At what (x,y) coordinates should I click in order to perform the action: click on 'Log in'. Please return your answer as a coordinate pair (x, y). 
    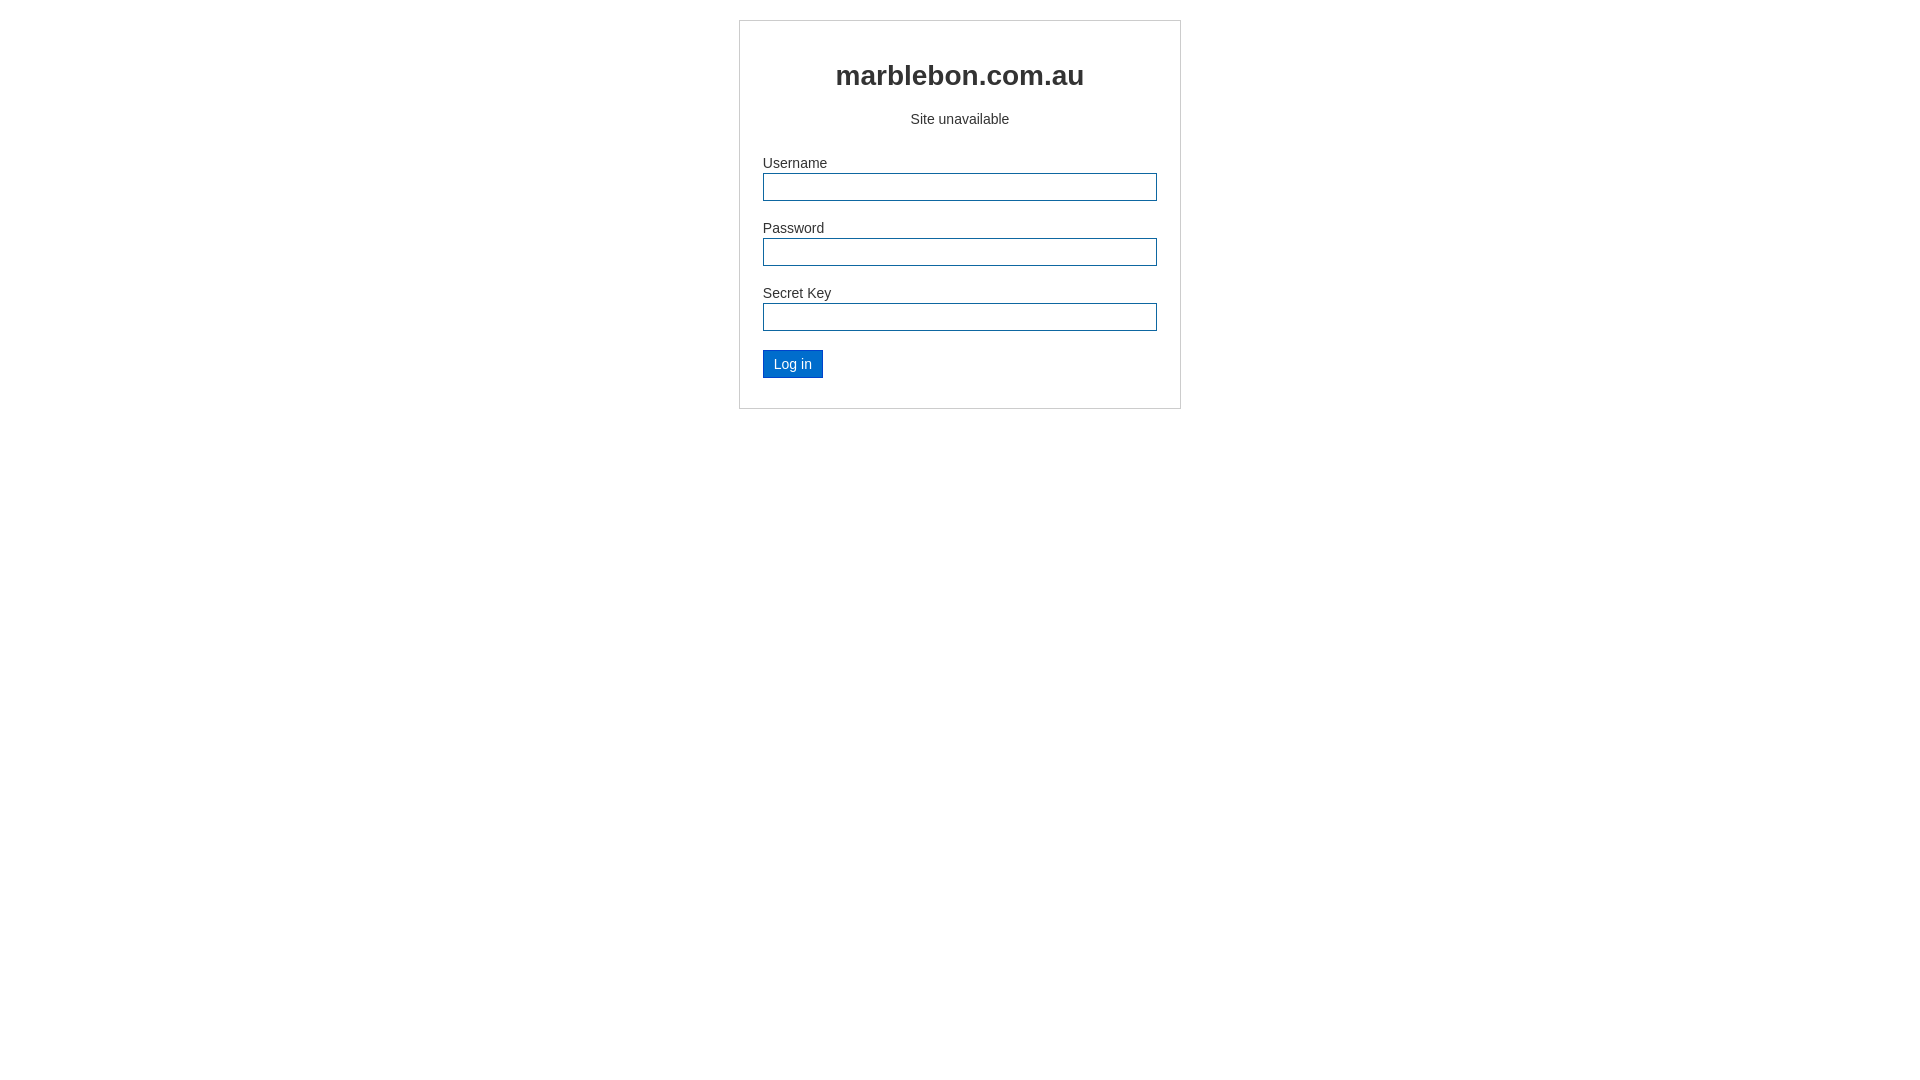
    Looking at the image, I should click on (762, 363).